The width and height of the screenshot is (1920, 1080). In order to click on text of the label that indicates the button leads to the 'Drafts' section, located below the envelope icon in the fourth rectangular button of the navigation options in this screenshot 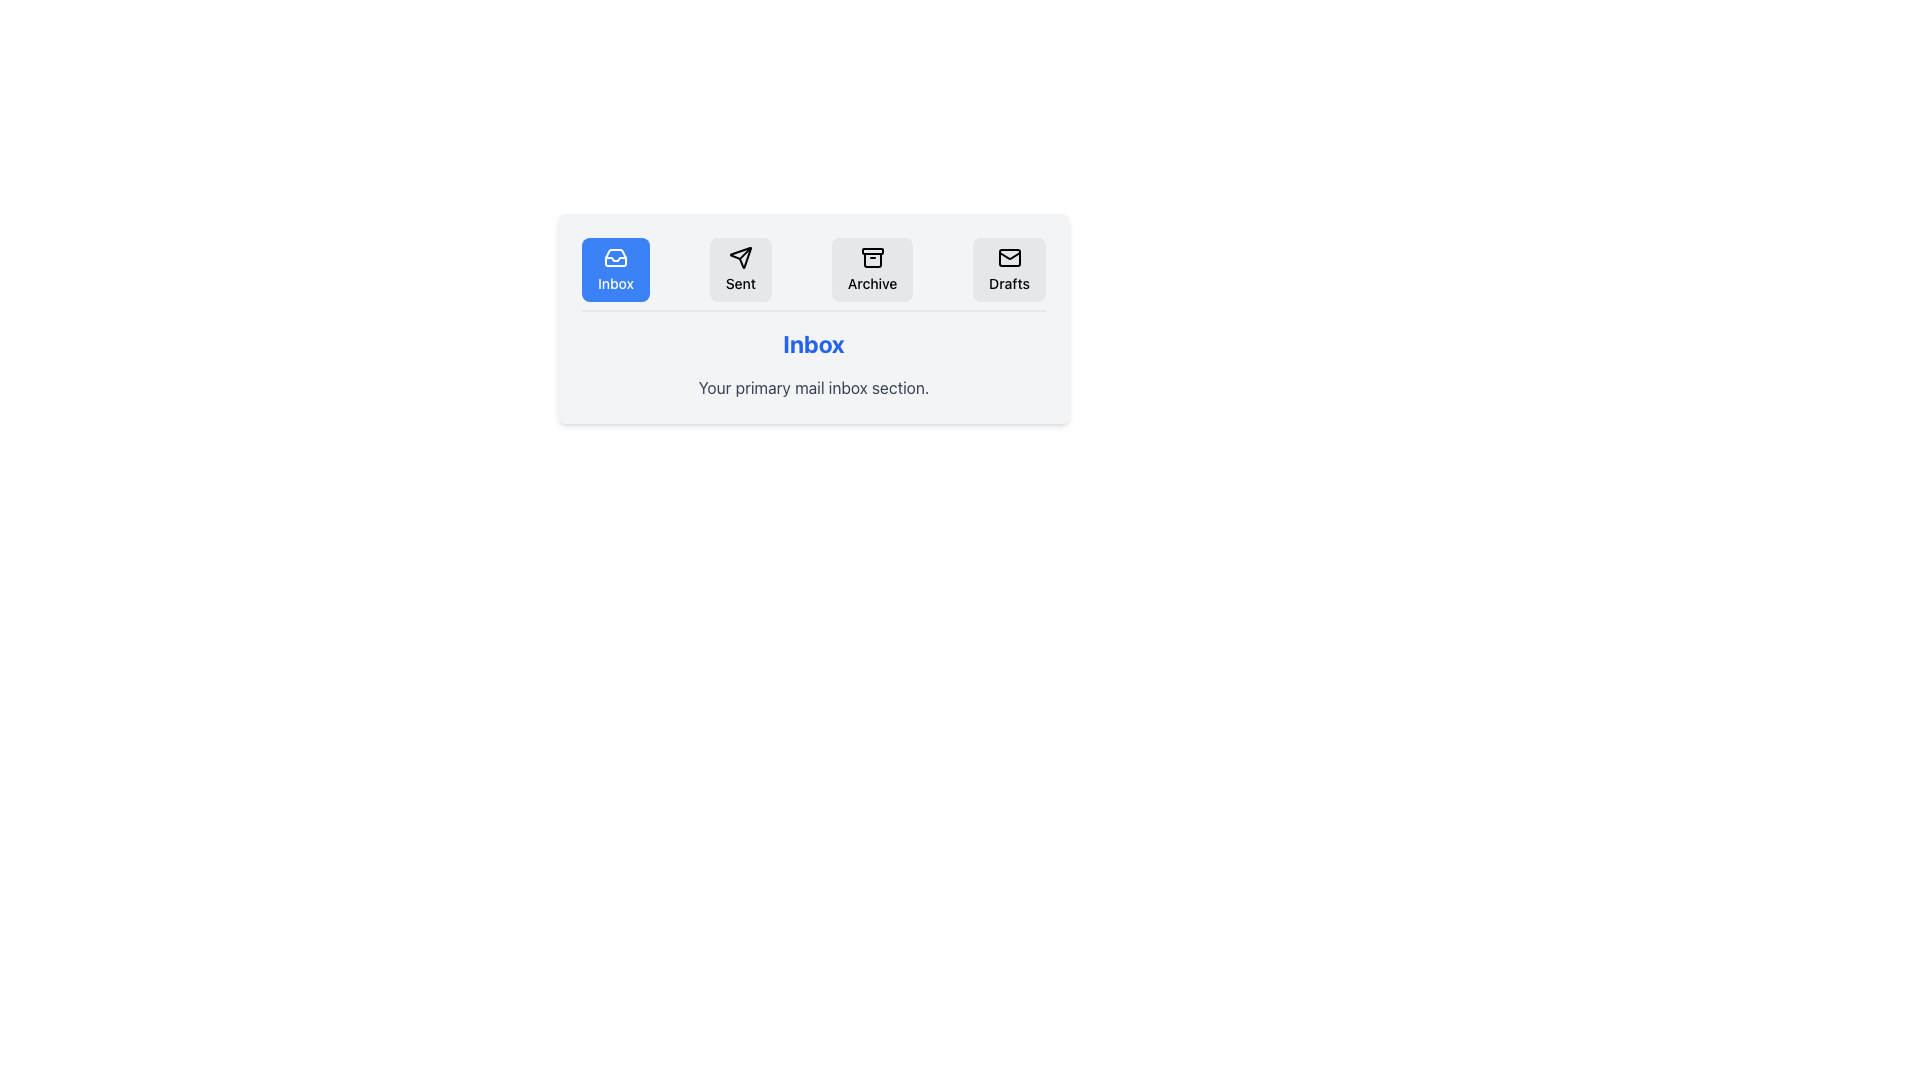, I will do `click(1009, 284)`.